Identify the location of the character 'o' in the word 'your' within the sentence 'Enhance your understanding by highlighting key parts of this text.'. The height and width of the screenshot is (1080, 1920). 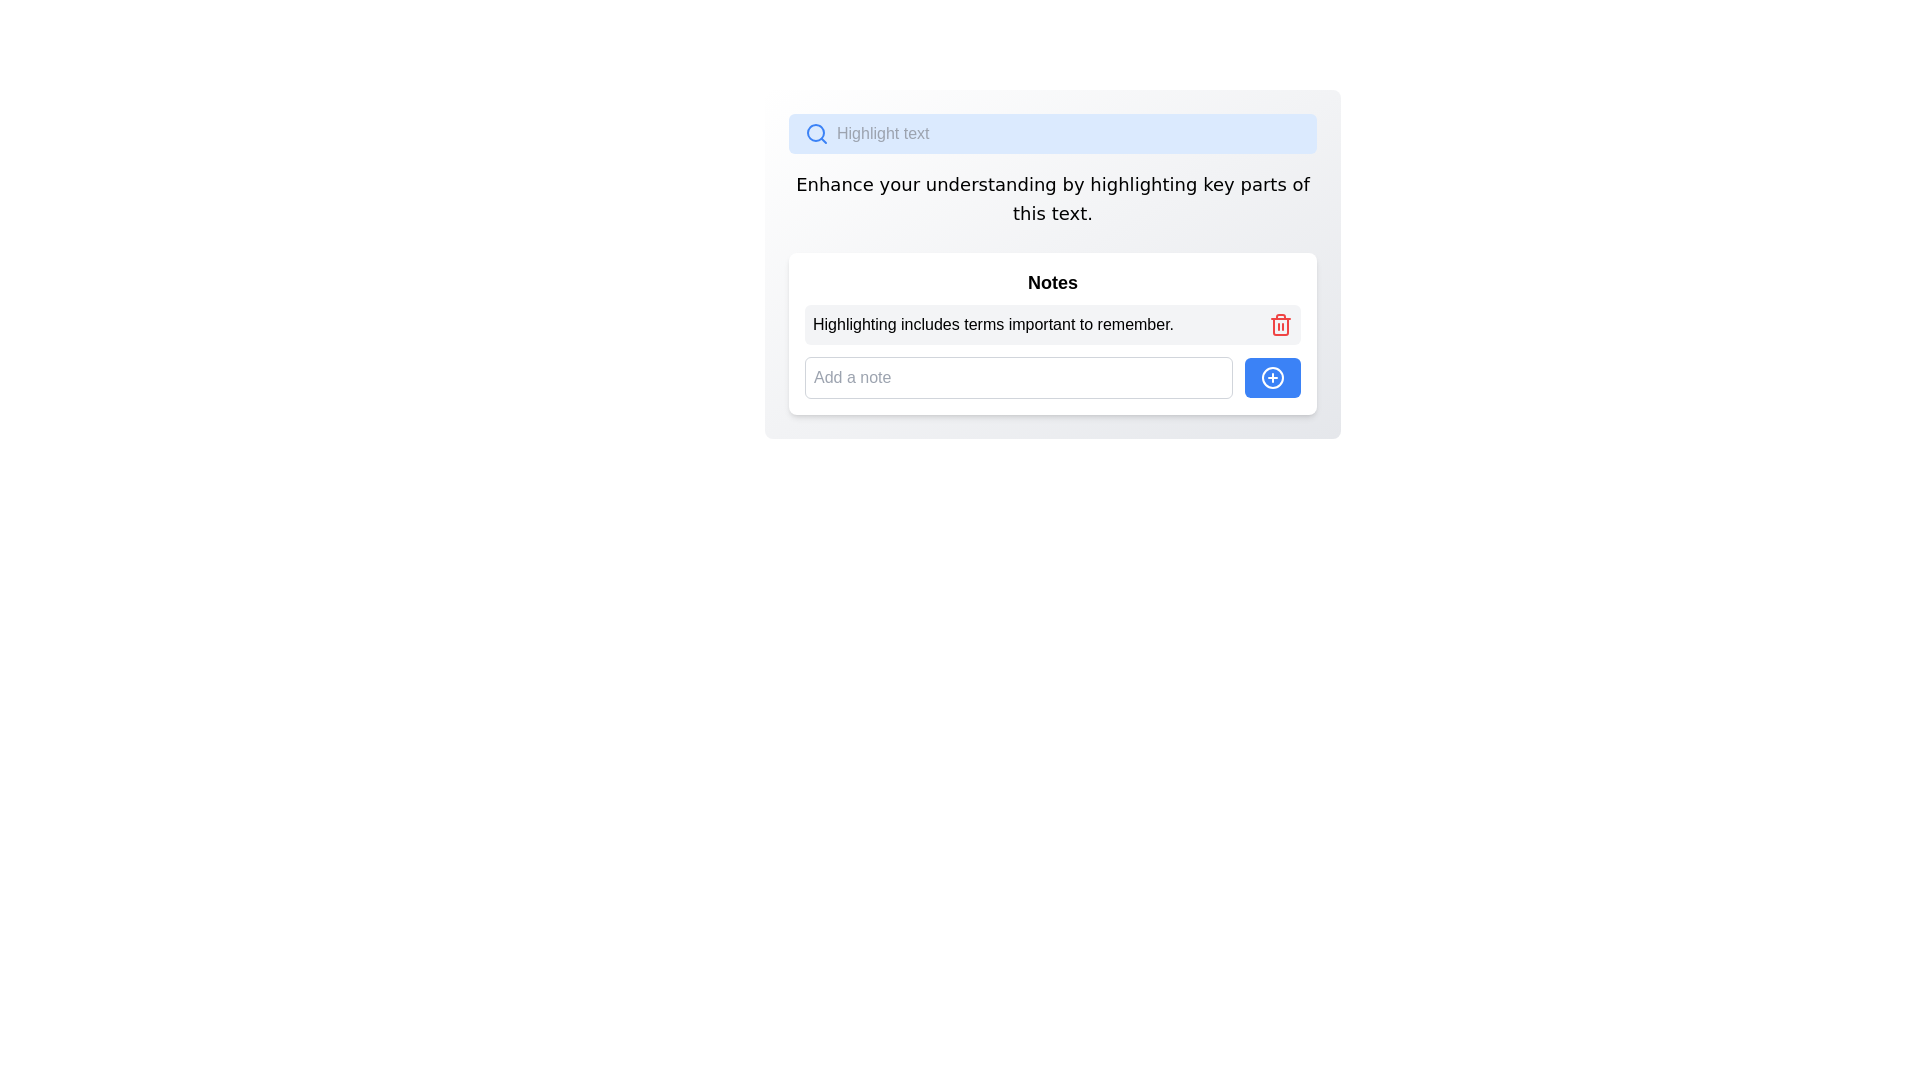
(894, 184).